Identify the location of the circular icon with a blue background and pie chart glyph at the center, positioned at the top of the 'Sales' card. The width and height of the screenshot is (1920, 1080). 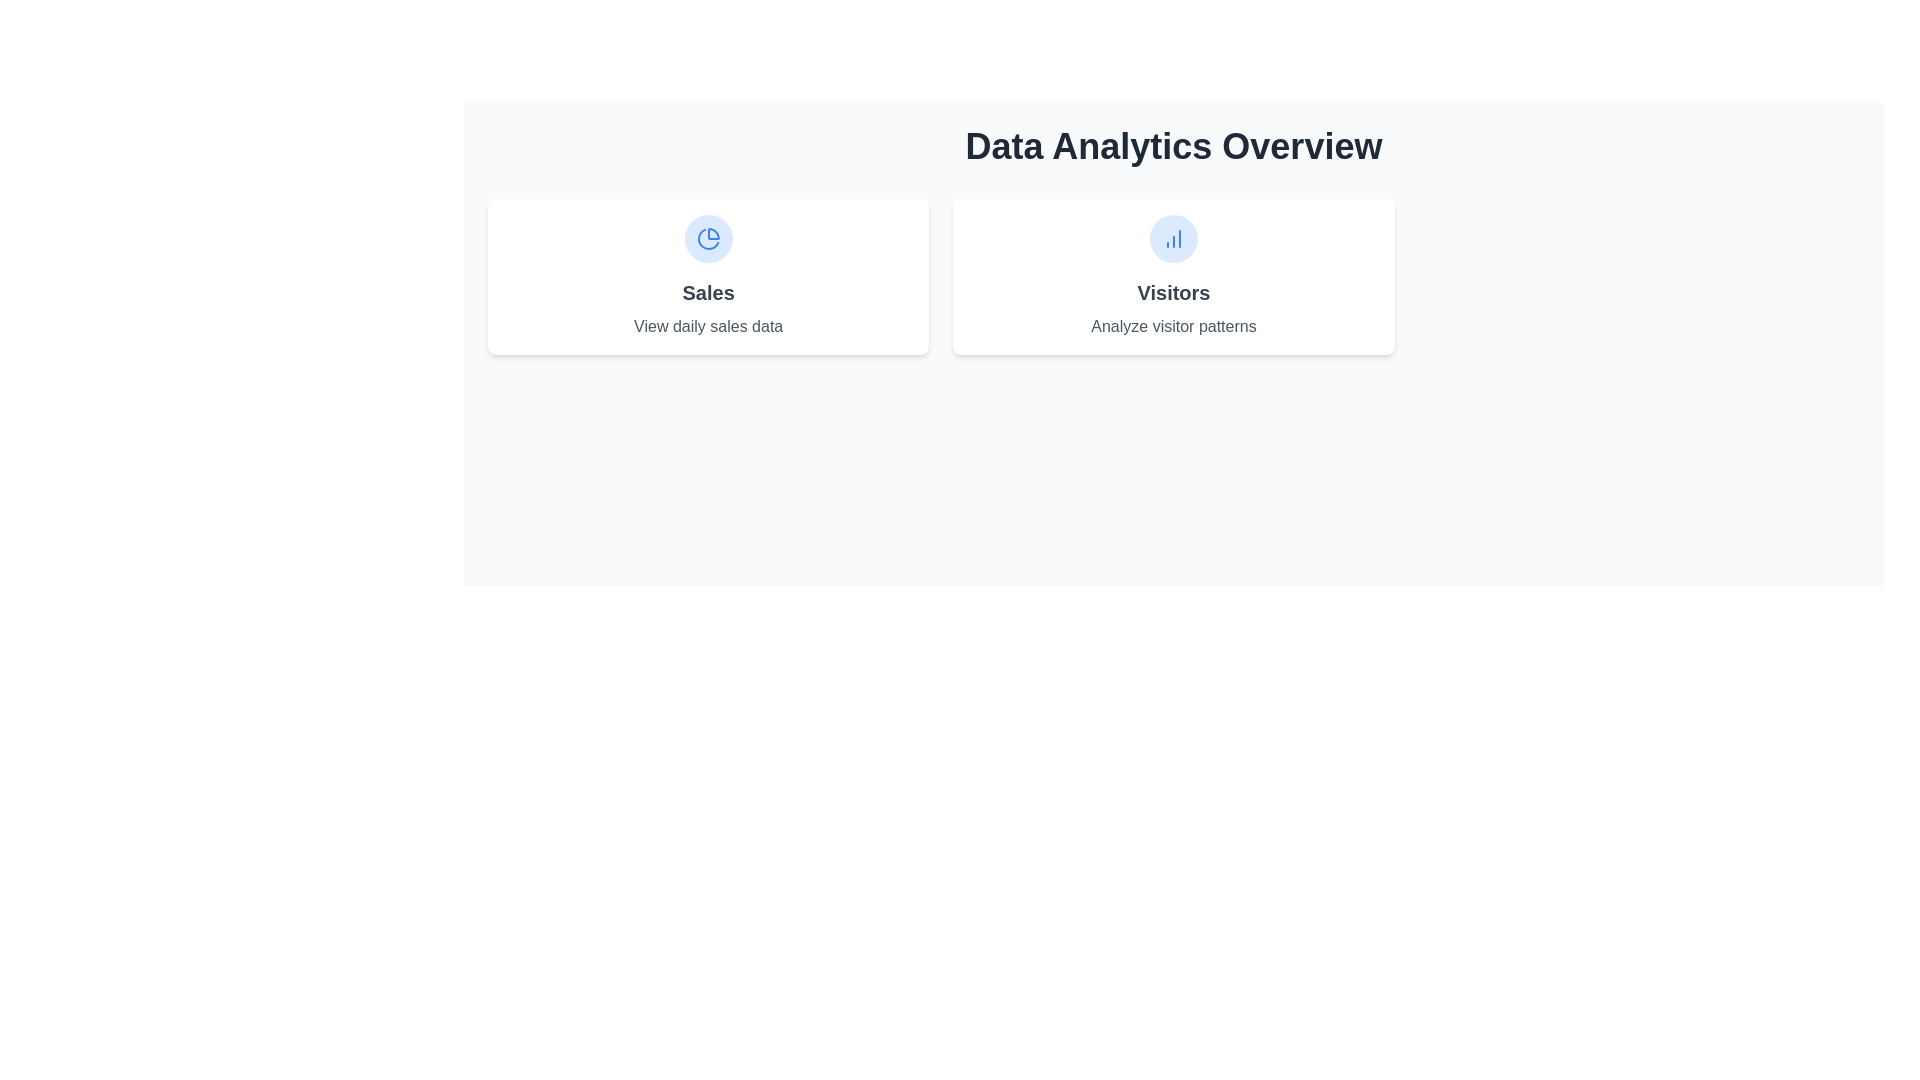
(708, 238).